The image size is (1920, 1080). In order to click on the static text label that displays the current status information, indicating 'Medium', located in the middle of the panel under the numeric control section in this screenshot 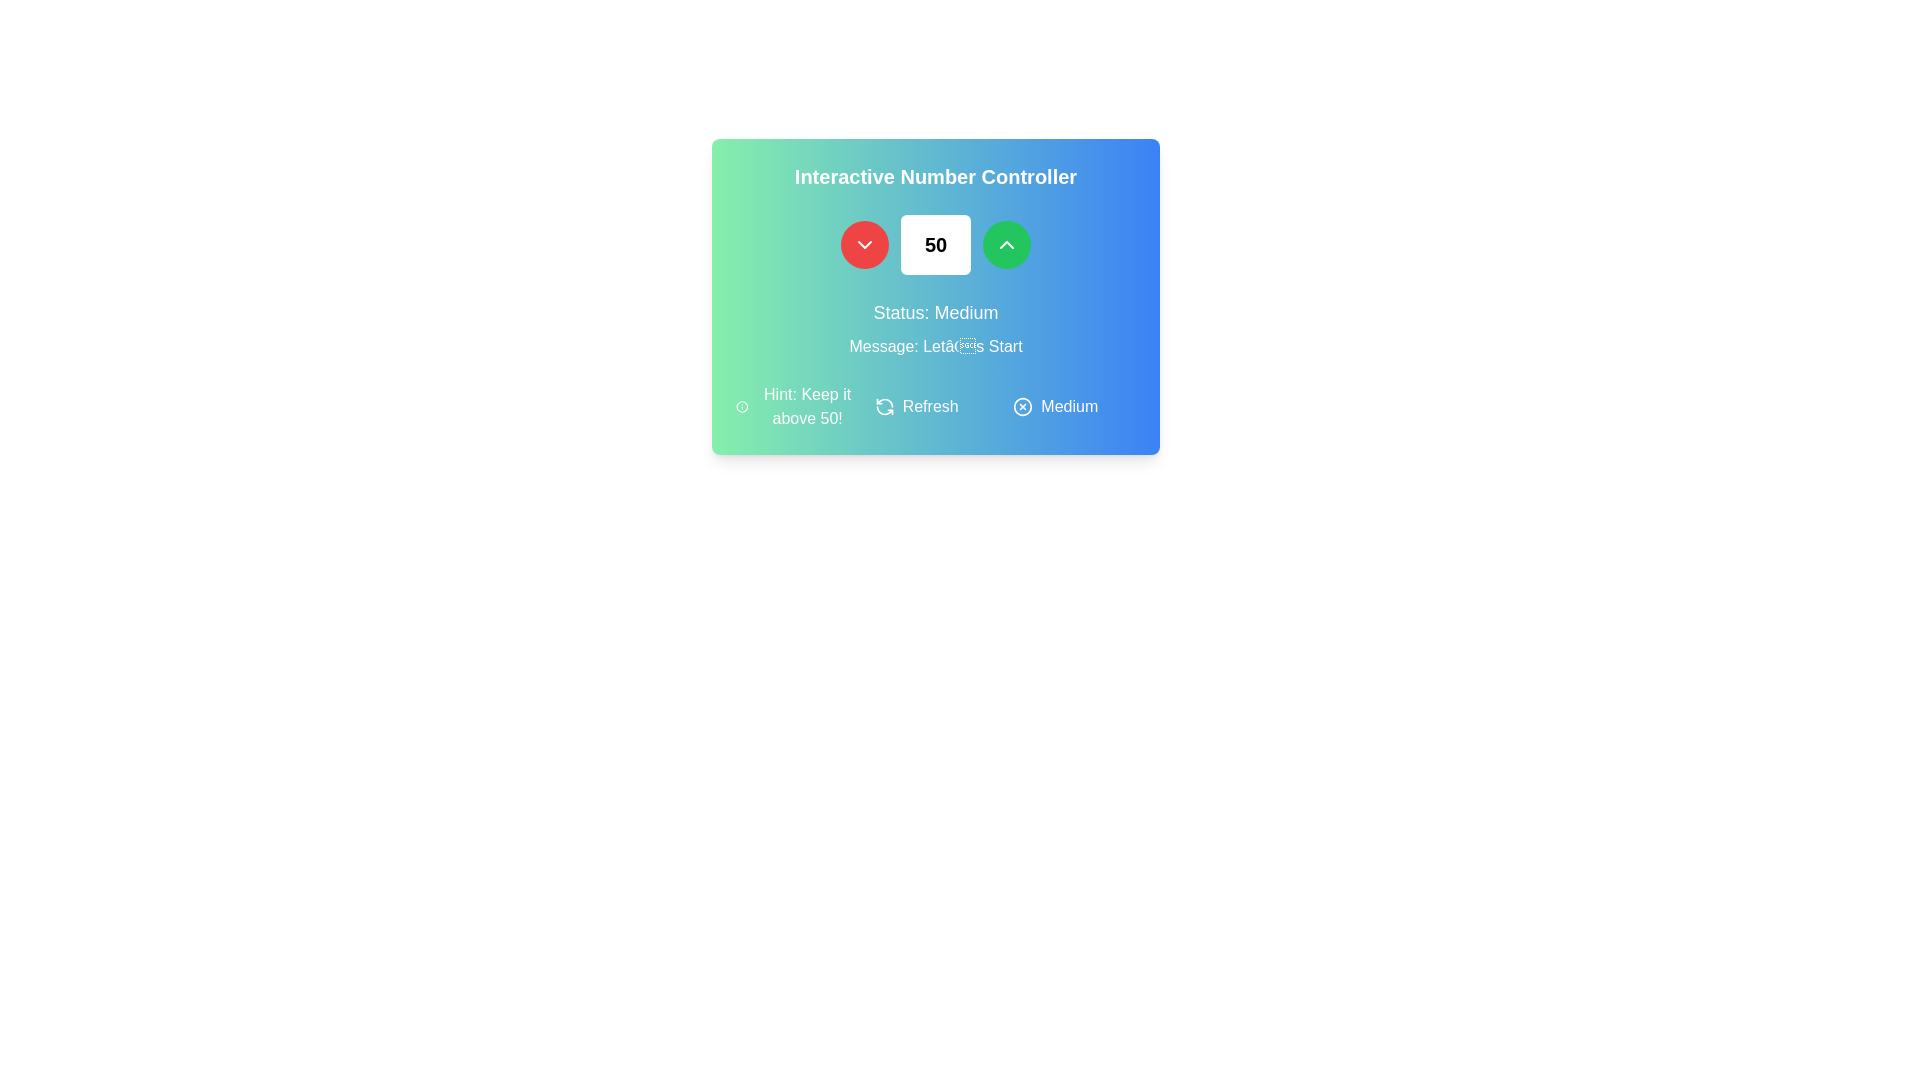, I will do `click(935, 312)`.